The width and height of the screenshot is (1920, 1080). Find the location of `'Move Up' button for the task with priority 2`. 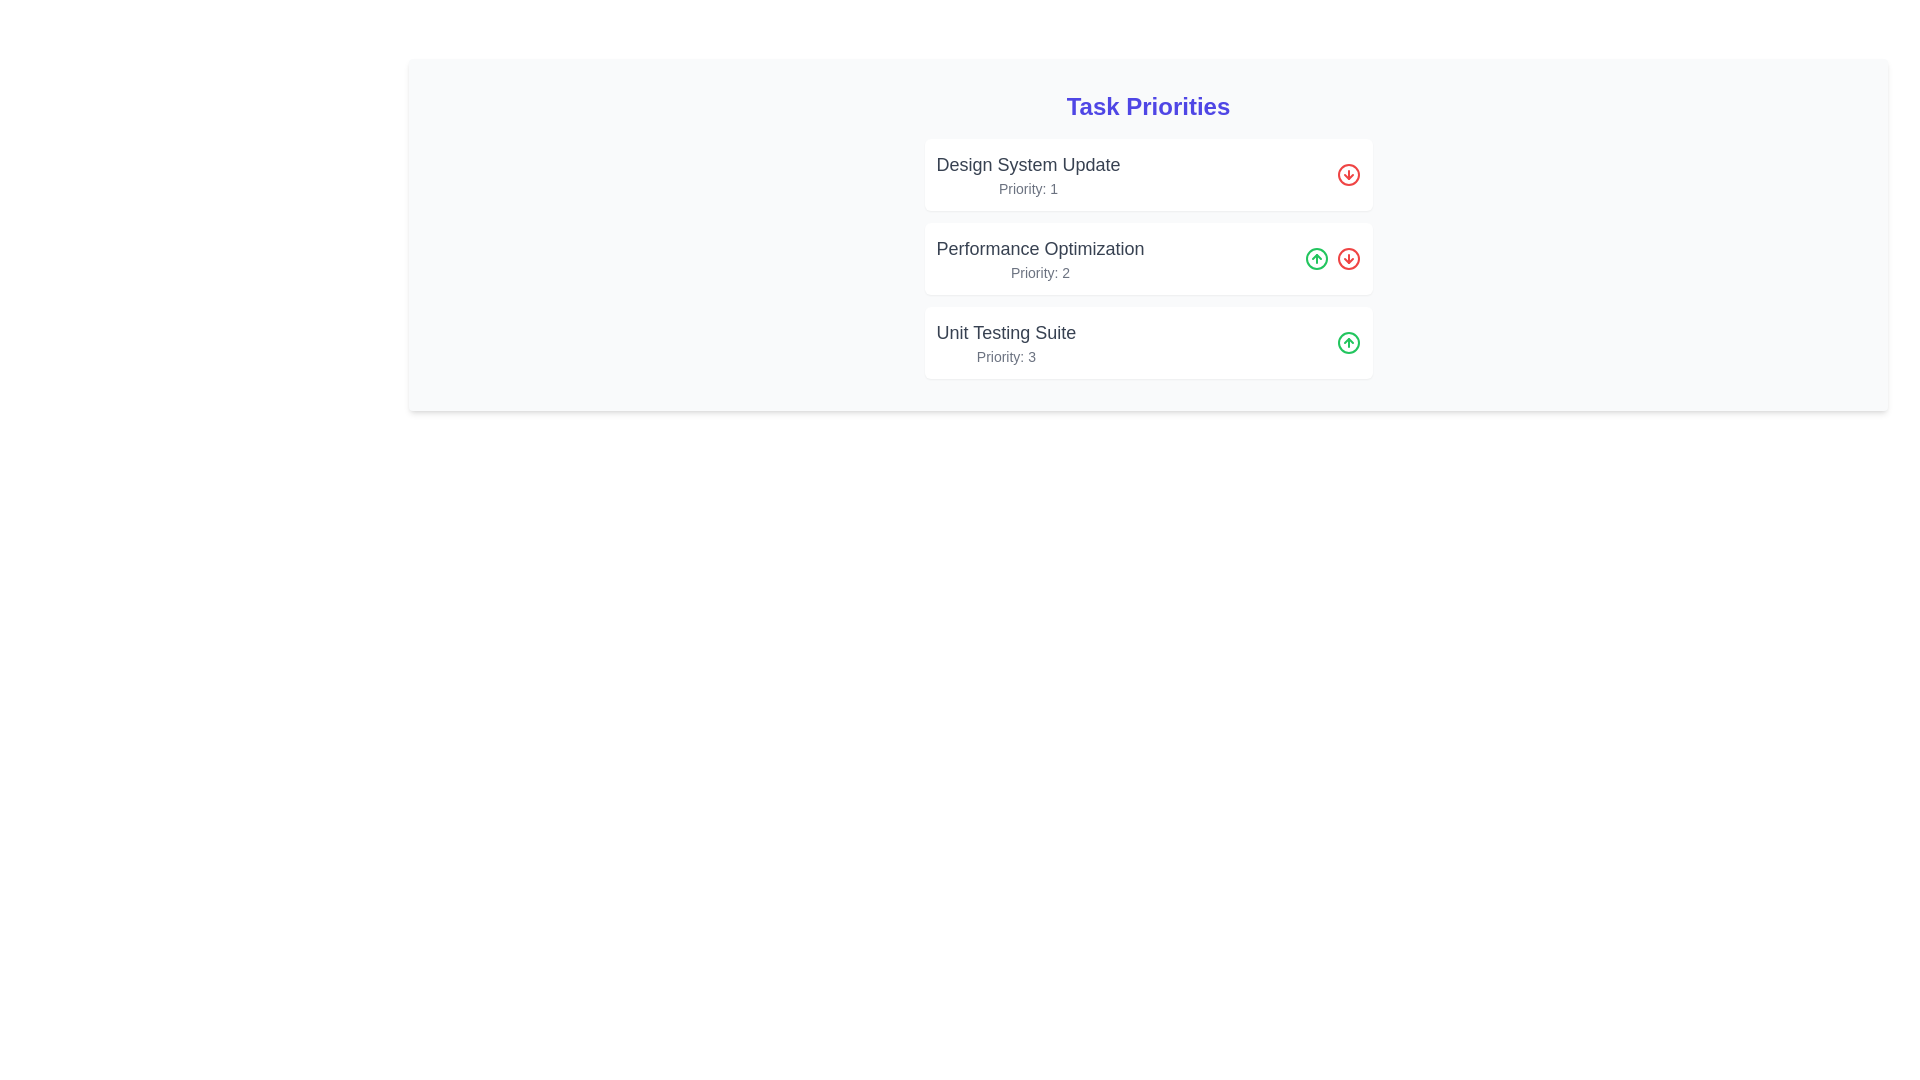

'Move Up' button for the task with priority 2 is located at coordinates (1316, 257).